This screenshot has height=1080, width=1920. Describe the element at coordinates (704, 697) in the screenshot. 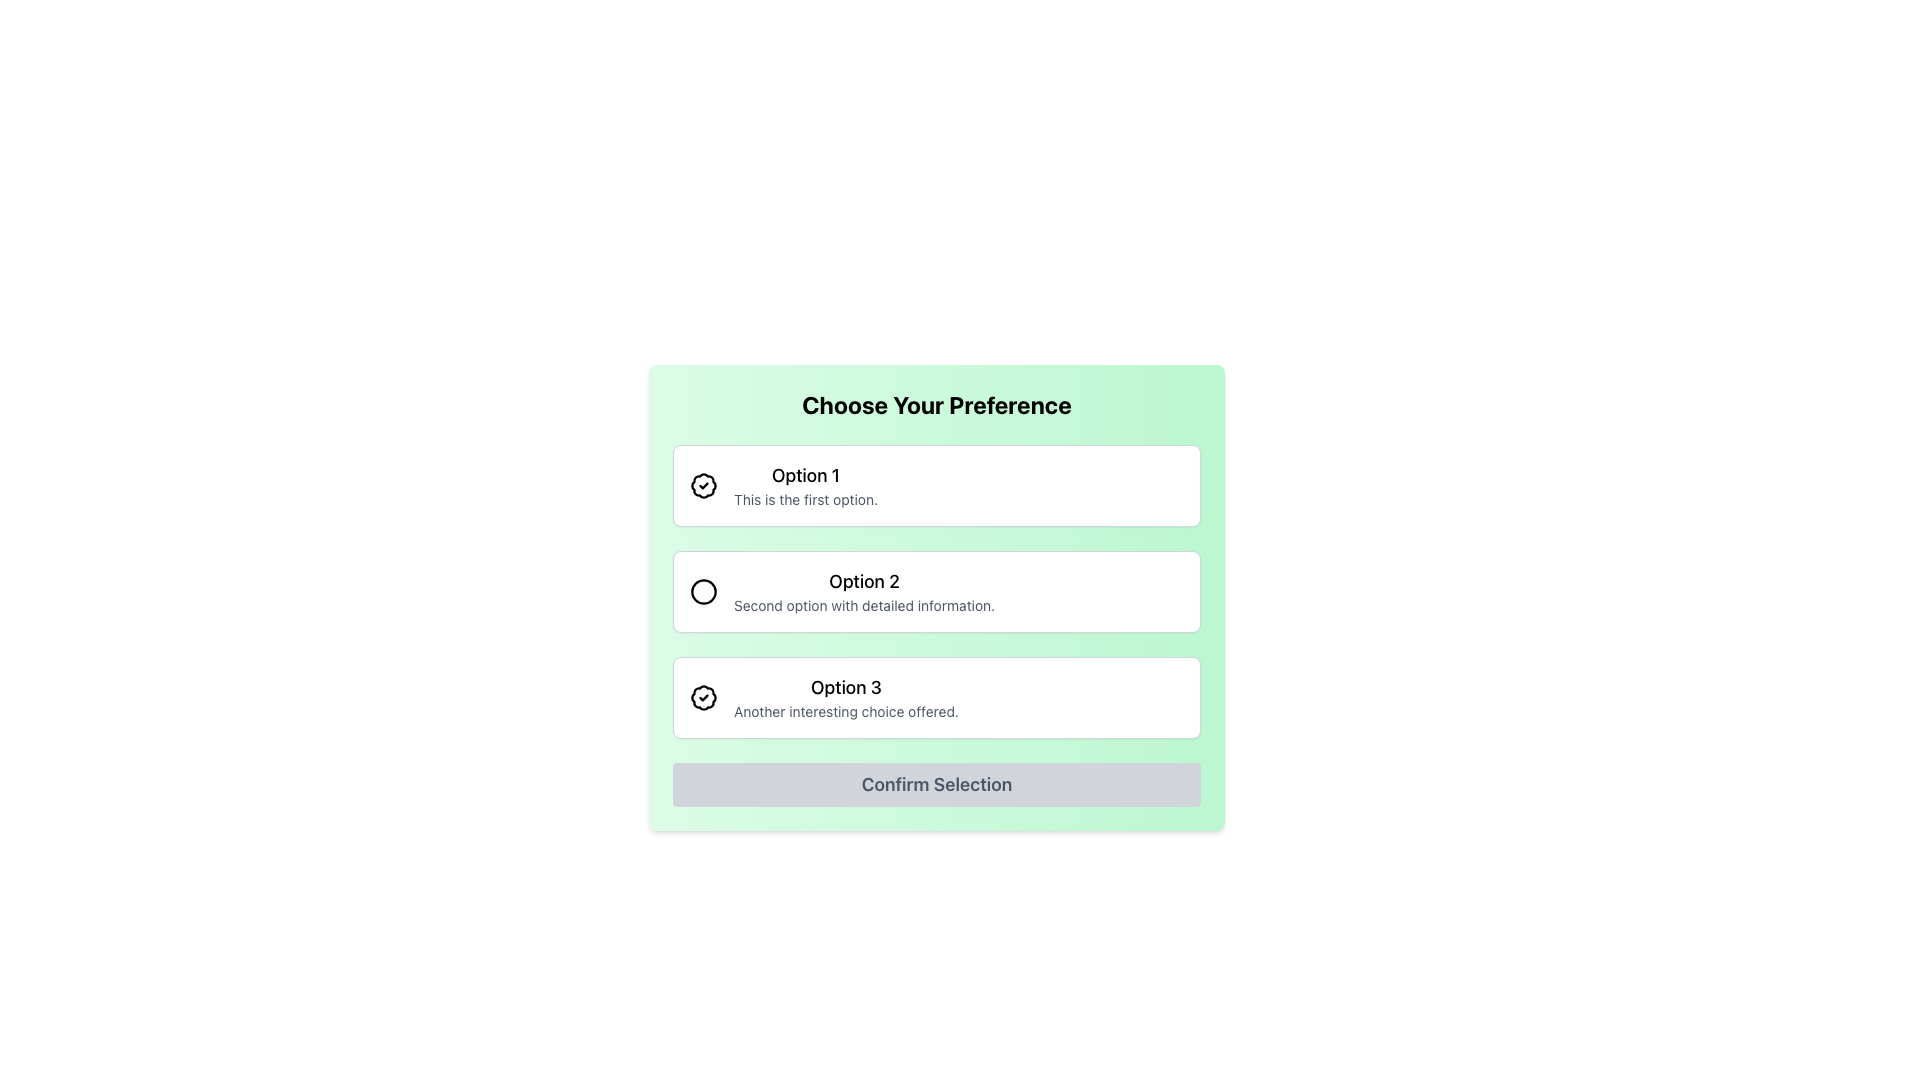

I see `the decorative icon for the third option in the list, which is positioned to the left of 'Option 3'` at that location.